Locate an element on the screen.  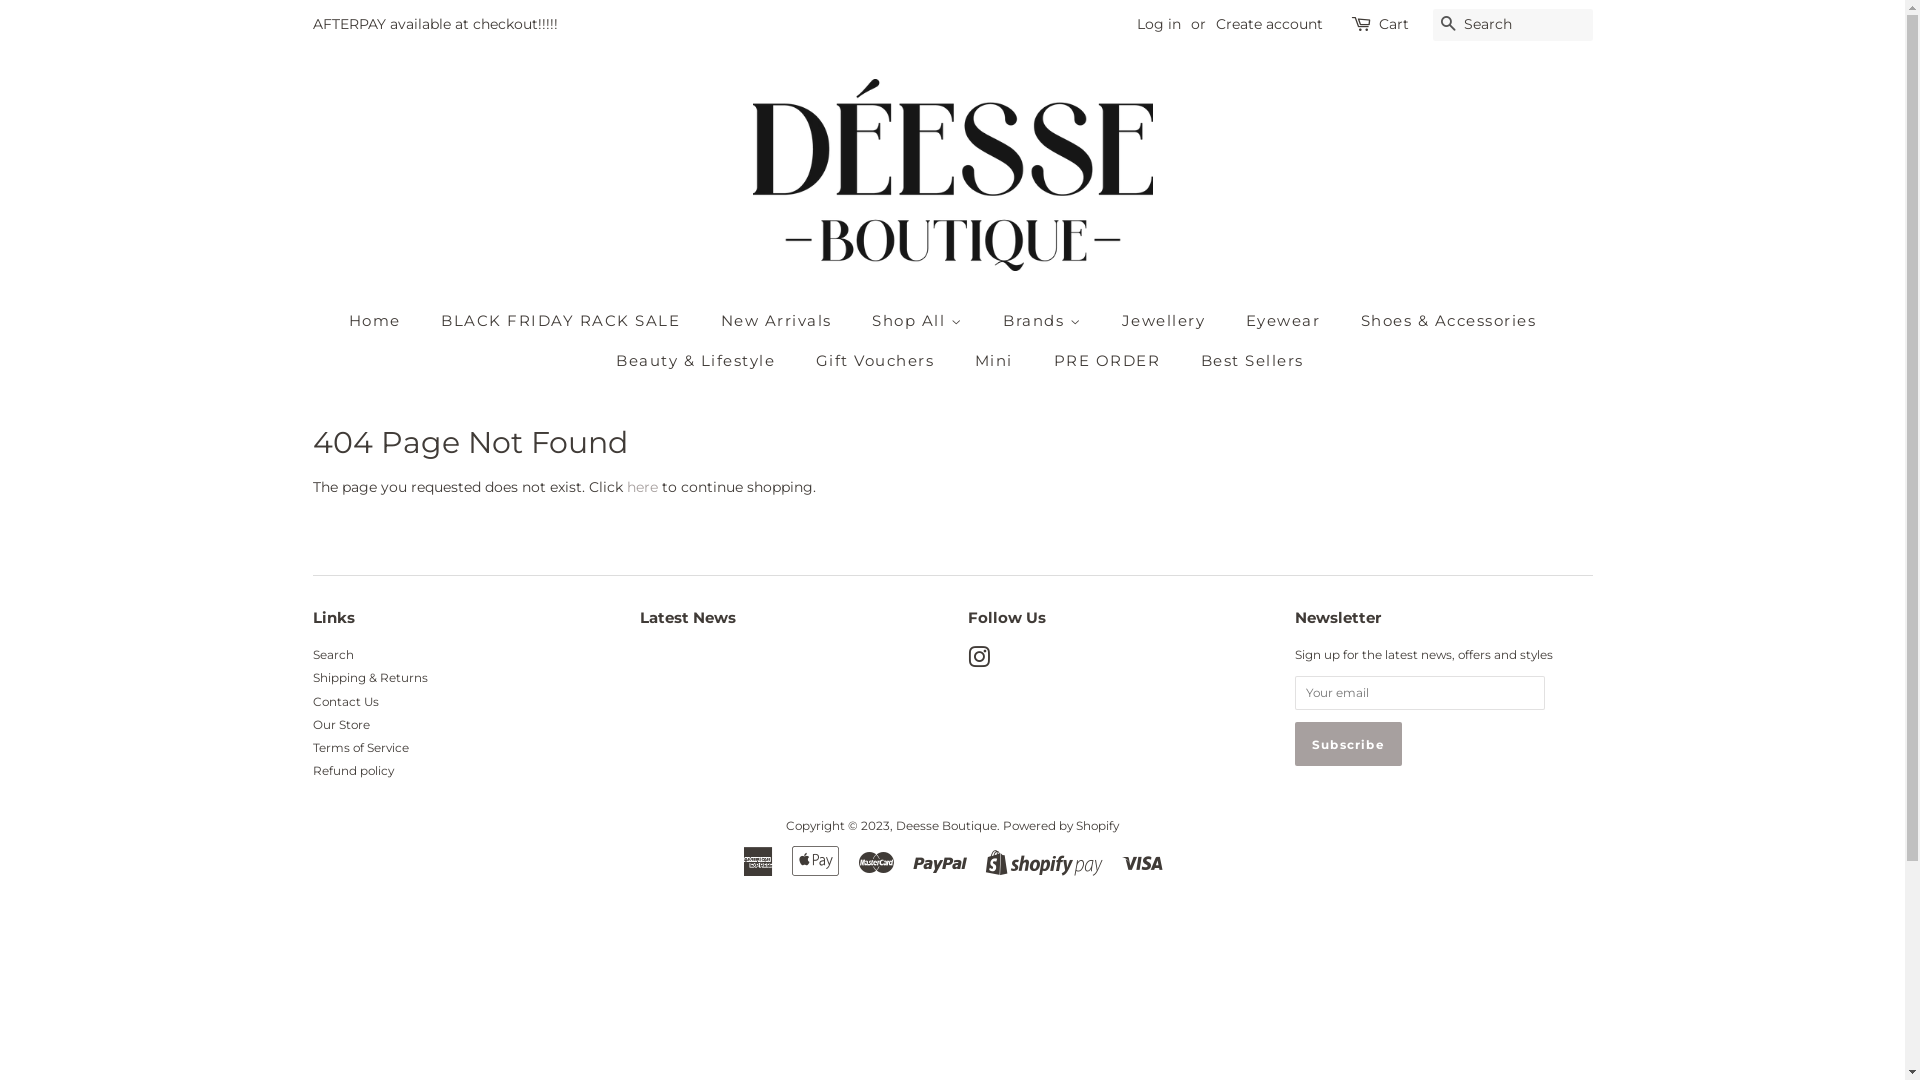
'Home' is located at coordinates (384, 319).